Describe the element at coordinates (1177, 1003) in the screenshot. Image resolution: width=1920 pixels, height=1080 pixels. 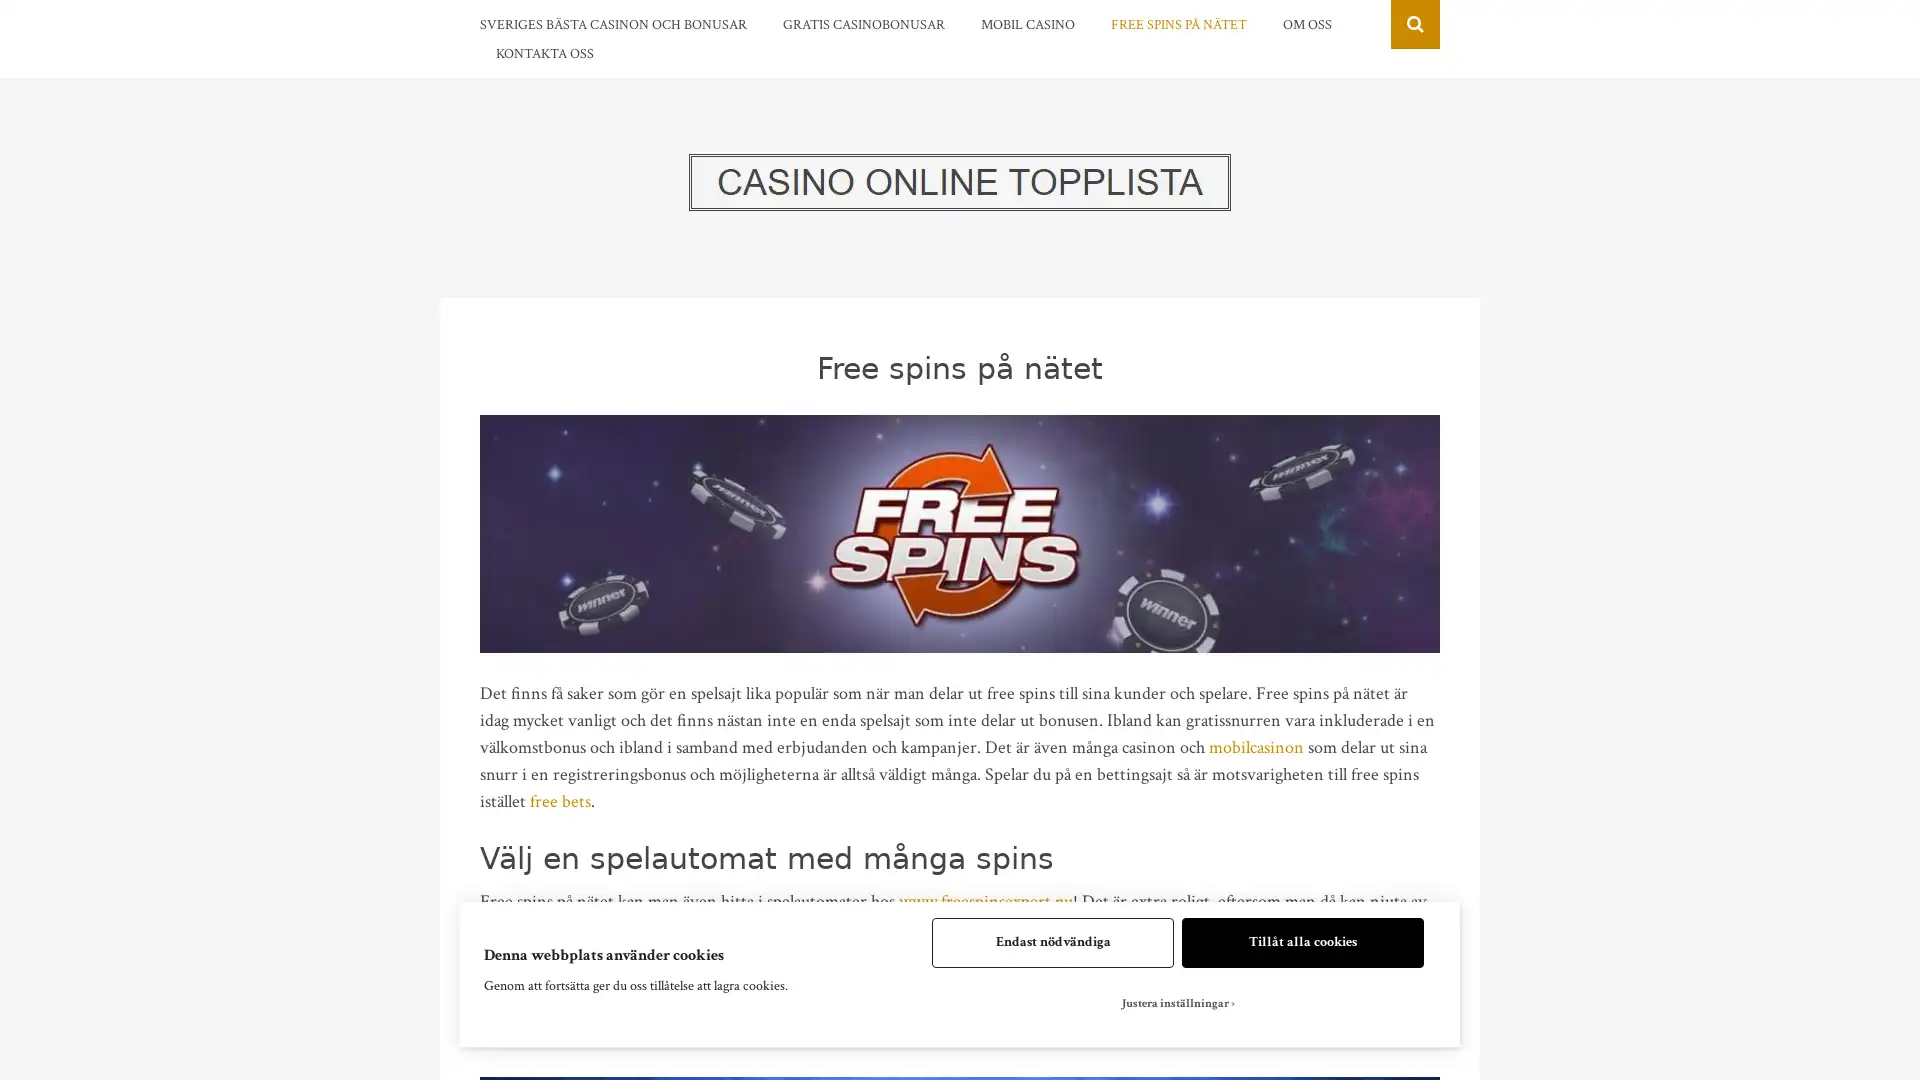
I see `Justera installningar` at that location.